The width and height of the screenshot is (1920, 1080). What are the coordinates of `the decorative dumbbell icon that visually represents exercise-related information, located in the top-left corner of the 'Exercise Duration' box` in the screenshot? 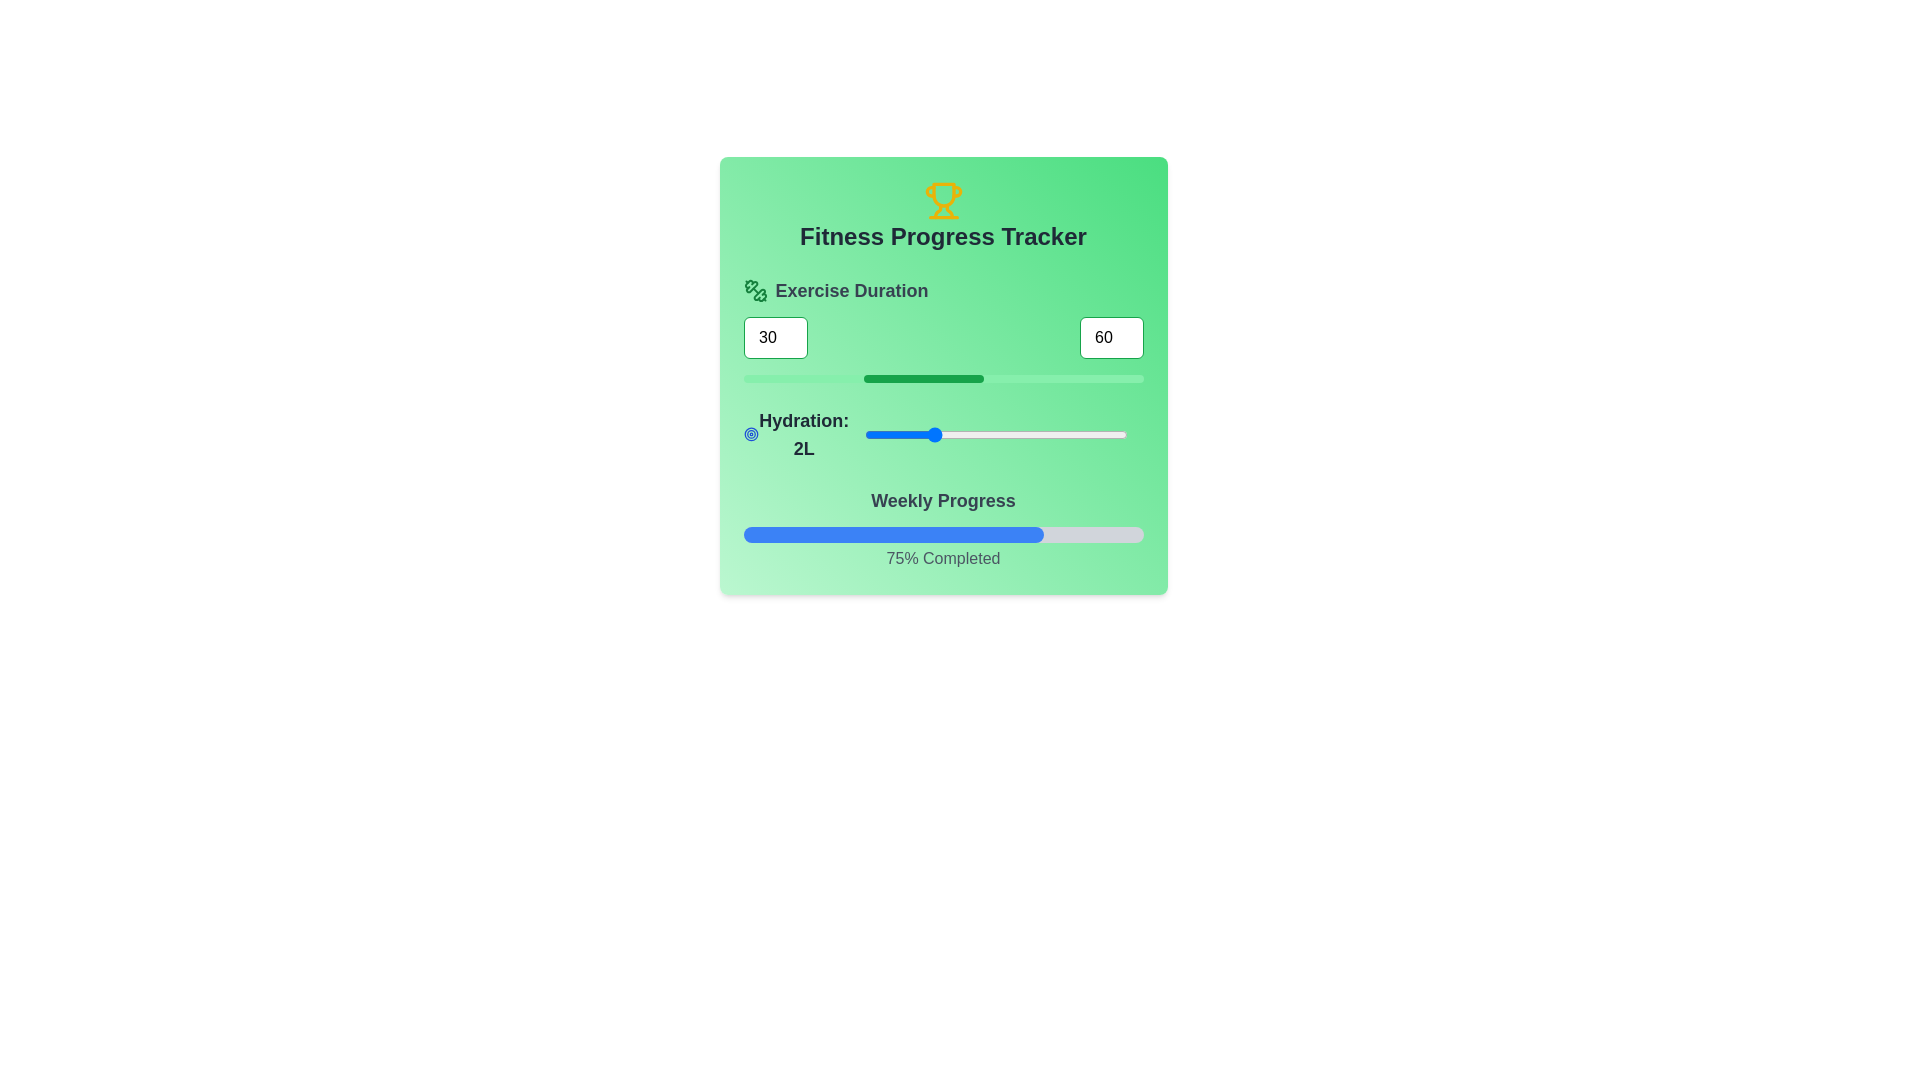 It's located at (758, 295).